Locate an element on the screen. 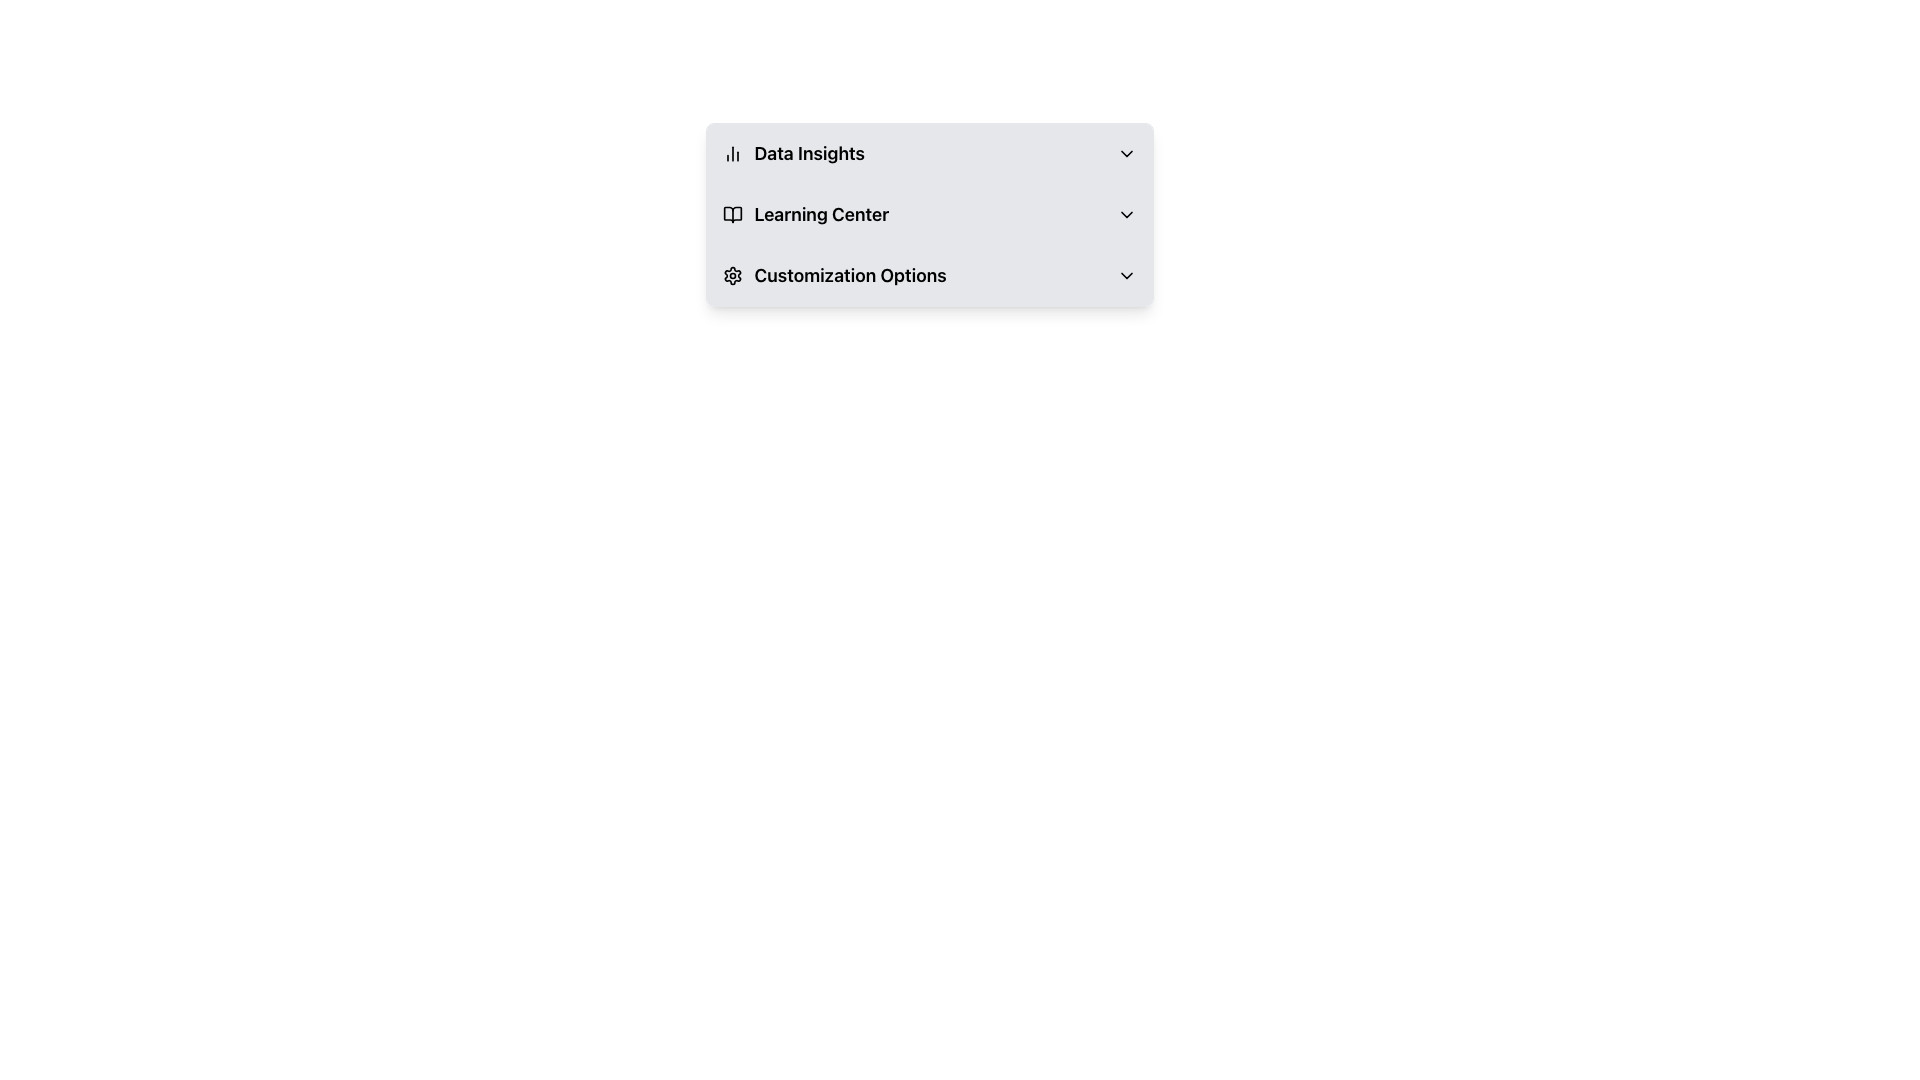 The width and height of the screenshot is (1920, 1080). the dropdown chevron icon located at the far right of the 'Customization Options' section, indicating collapse or expand functionality is located at coordinates (1126, 276).